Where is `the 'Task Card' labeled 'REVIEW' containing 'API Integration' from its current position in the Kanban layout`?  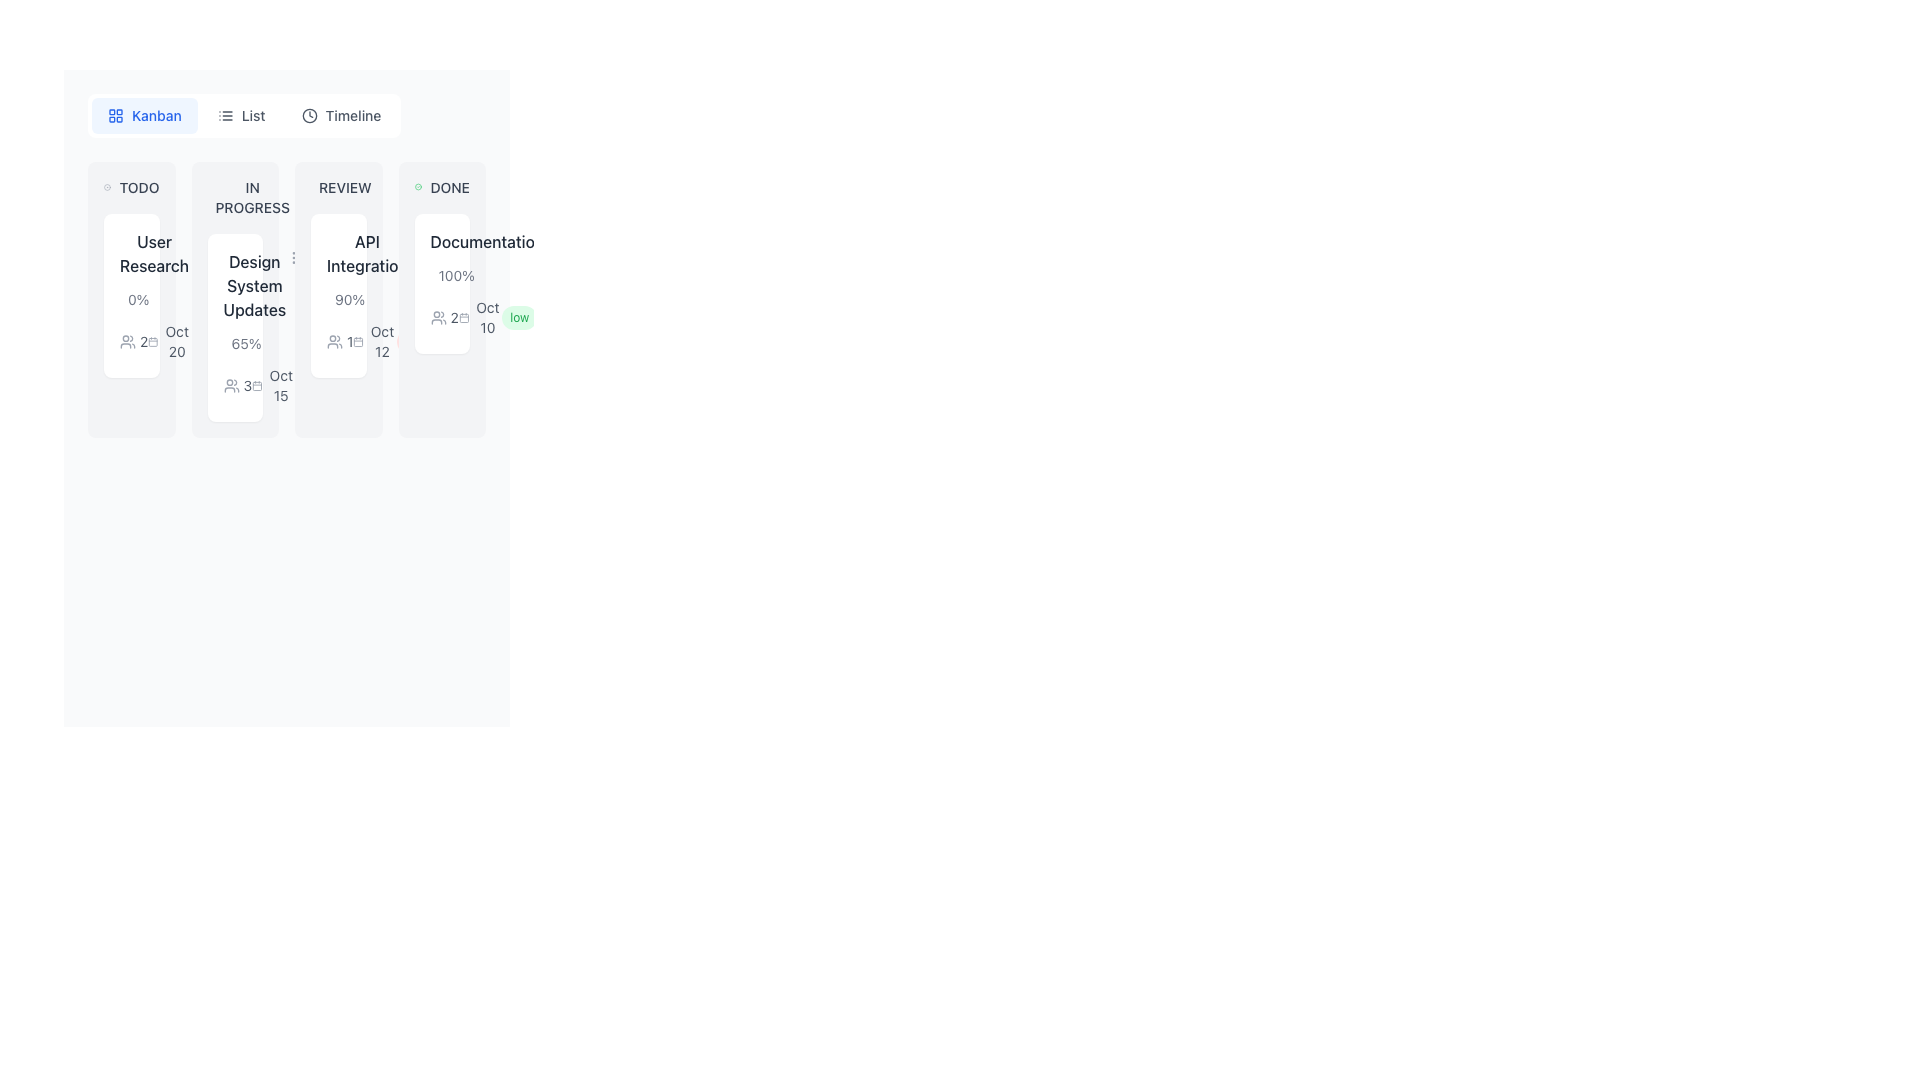
the 'Task Card' labeled 'REVIEW' containing 'API Integration' from its current position in the Kanban layout is located at coordinates (338, 300).